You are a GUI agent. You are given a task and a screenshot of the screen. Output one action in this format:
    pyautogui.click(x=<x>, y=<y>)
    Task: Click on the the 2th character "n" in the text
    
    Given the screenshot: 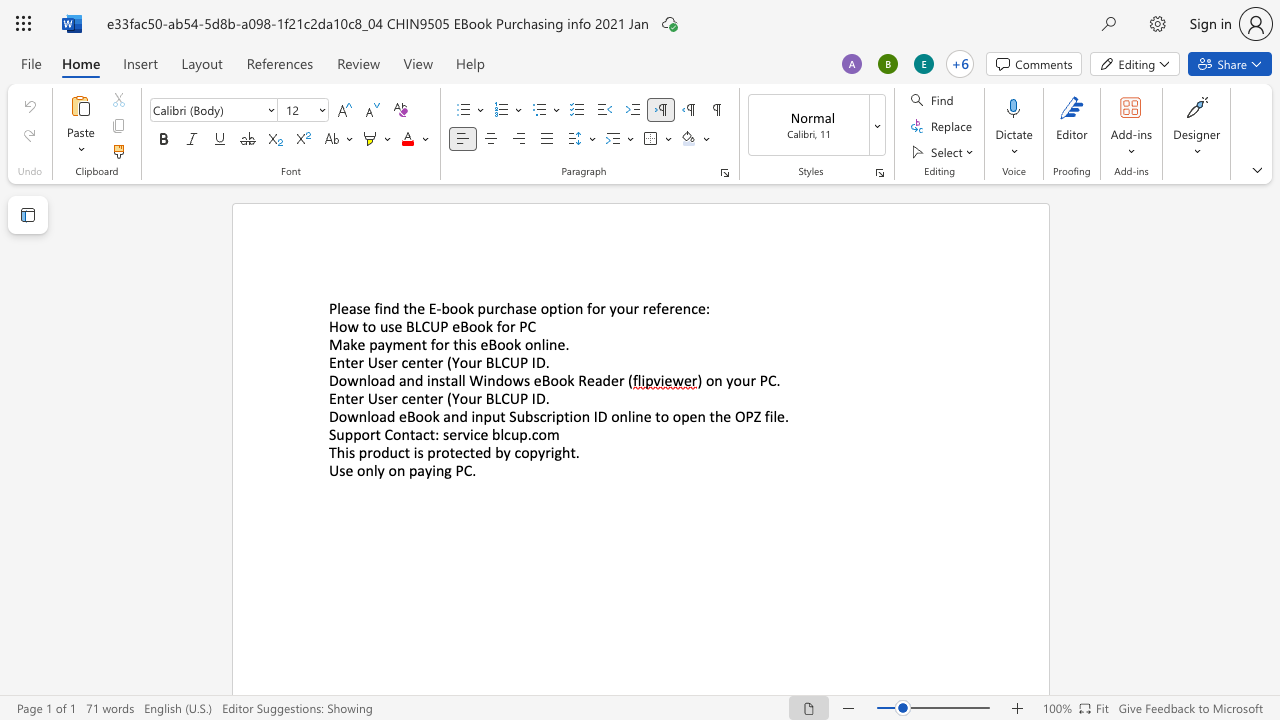 What is the action you would take?
    pyautogui.click(x=400, y=470)
    